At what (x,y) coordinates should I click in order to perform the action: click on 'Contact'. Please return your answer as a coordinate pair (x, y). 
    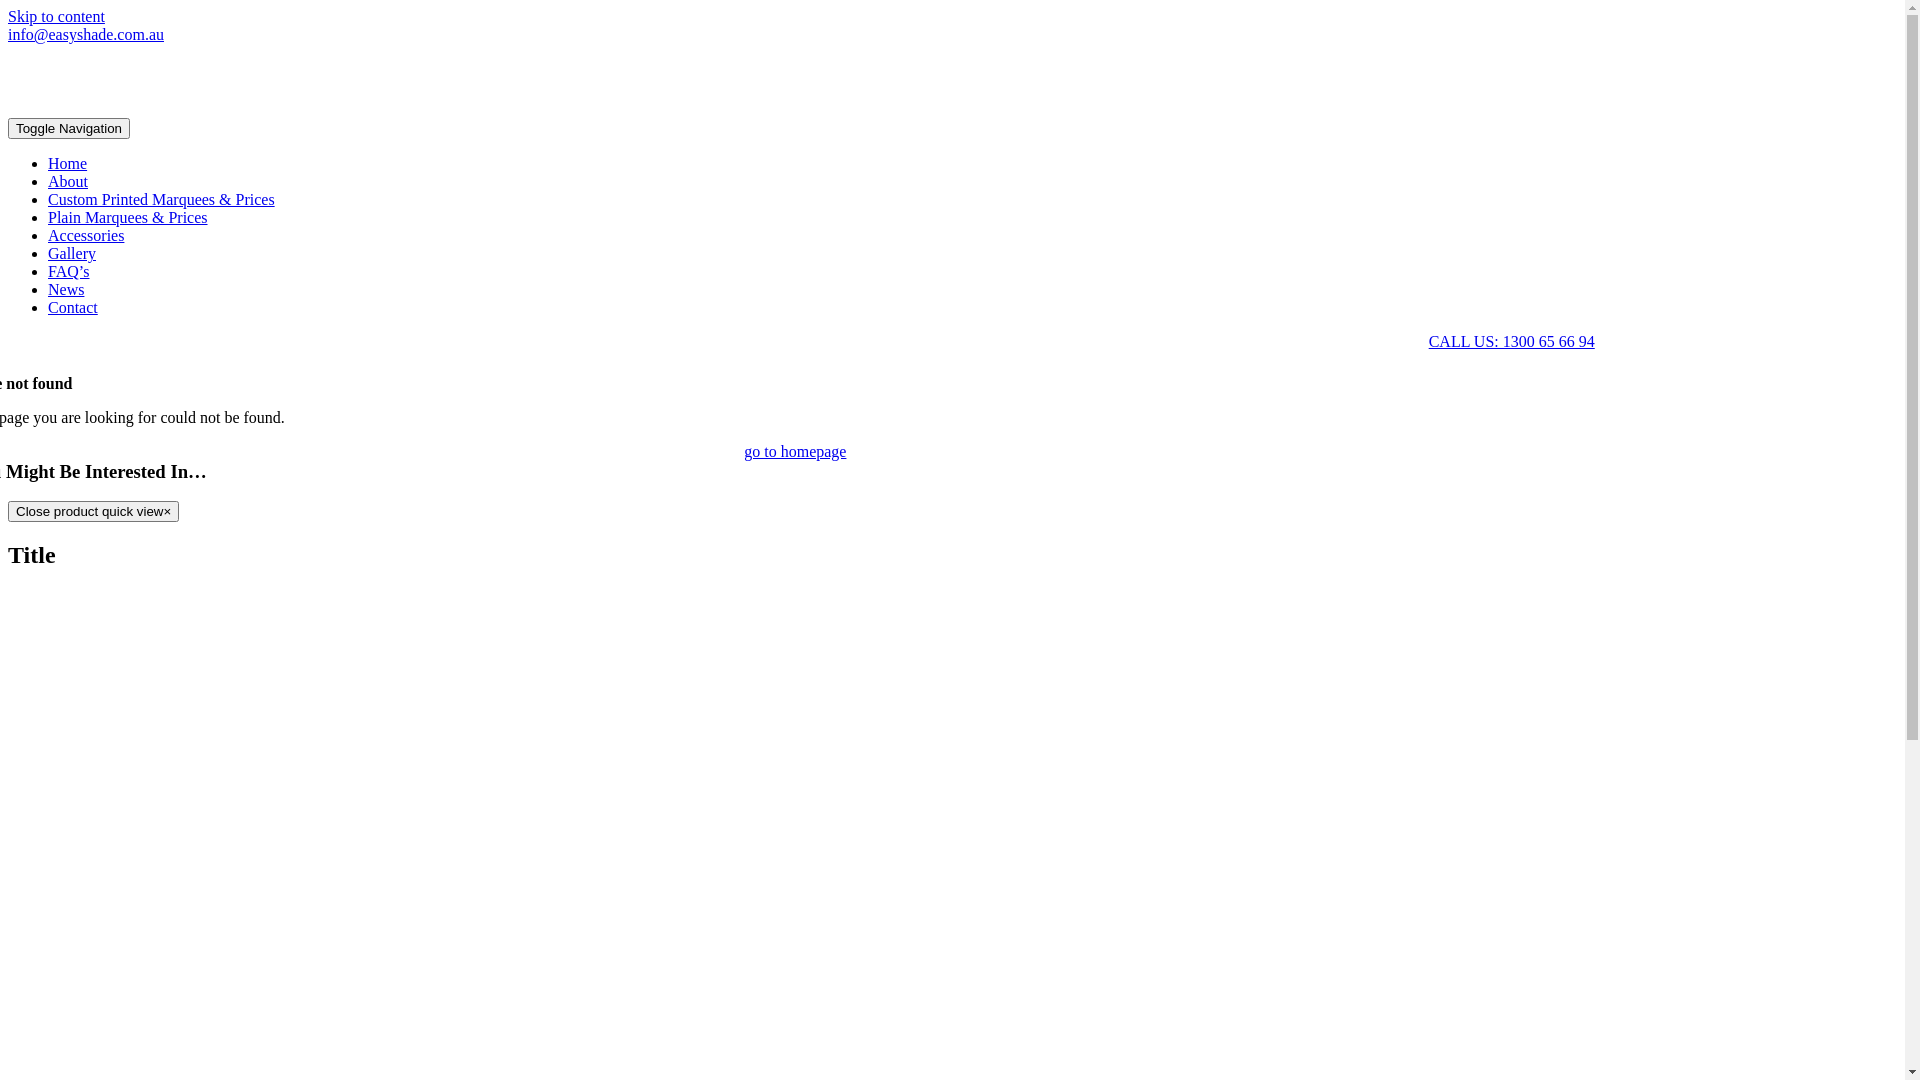
    Looking at the image, I should click on (48, 307).